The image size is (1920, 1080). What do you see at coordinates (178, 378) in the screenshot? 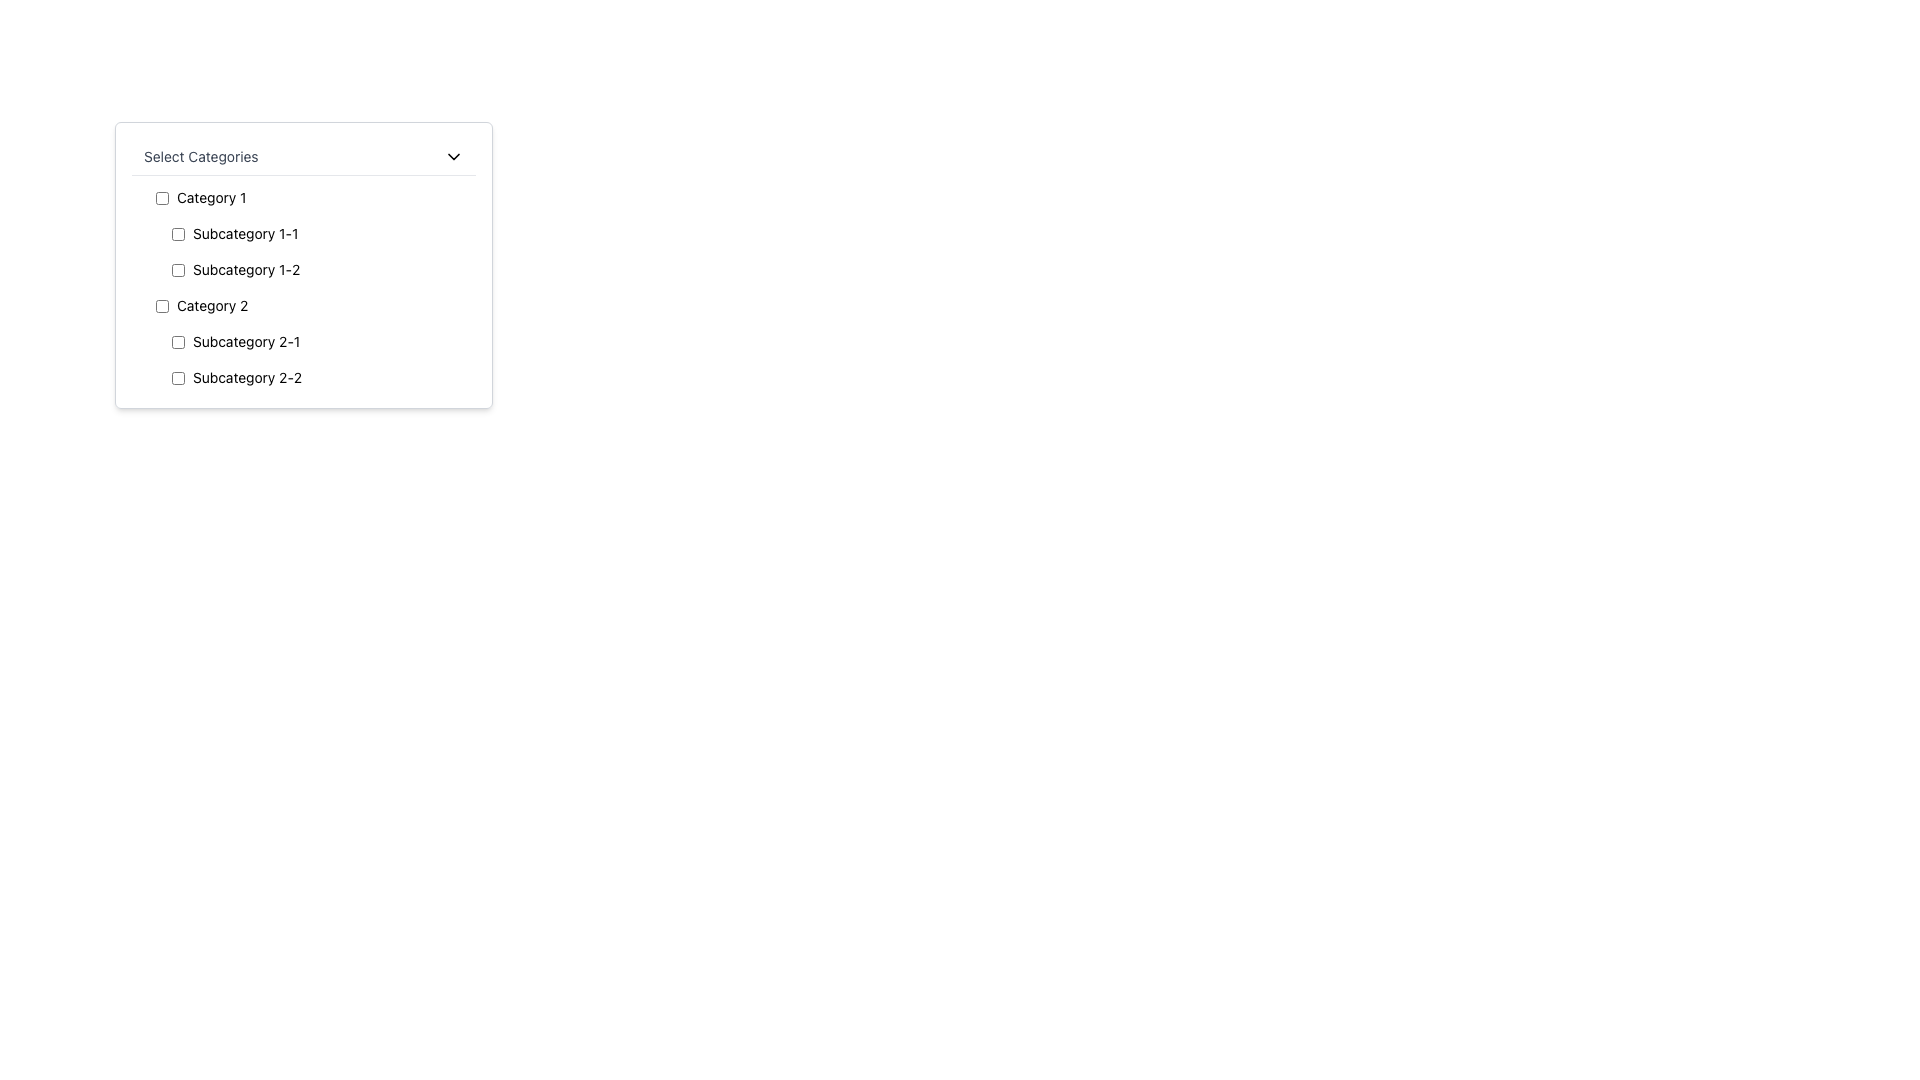
I see `the checkbox located to the left of the text label 'Subcategory 2-2' in the hierarchical dropdown listing under 'Category 2'` at bounding box center [178, 378].